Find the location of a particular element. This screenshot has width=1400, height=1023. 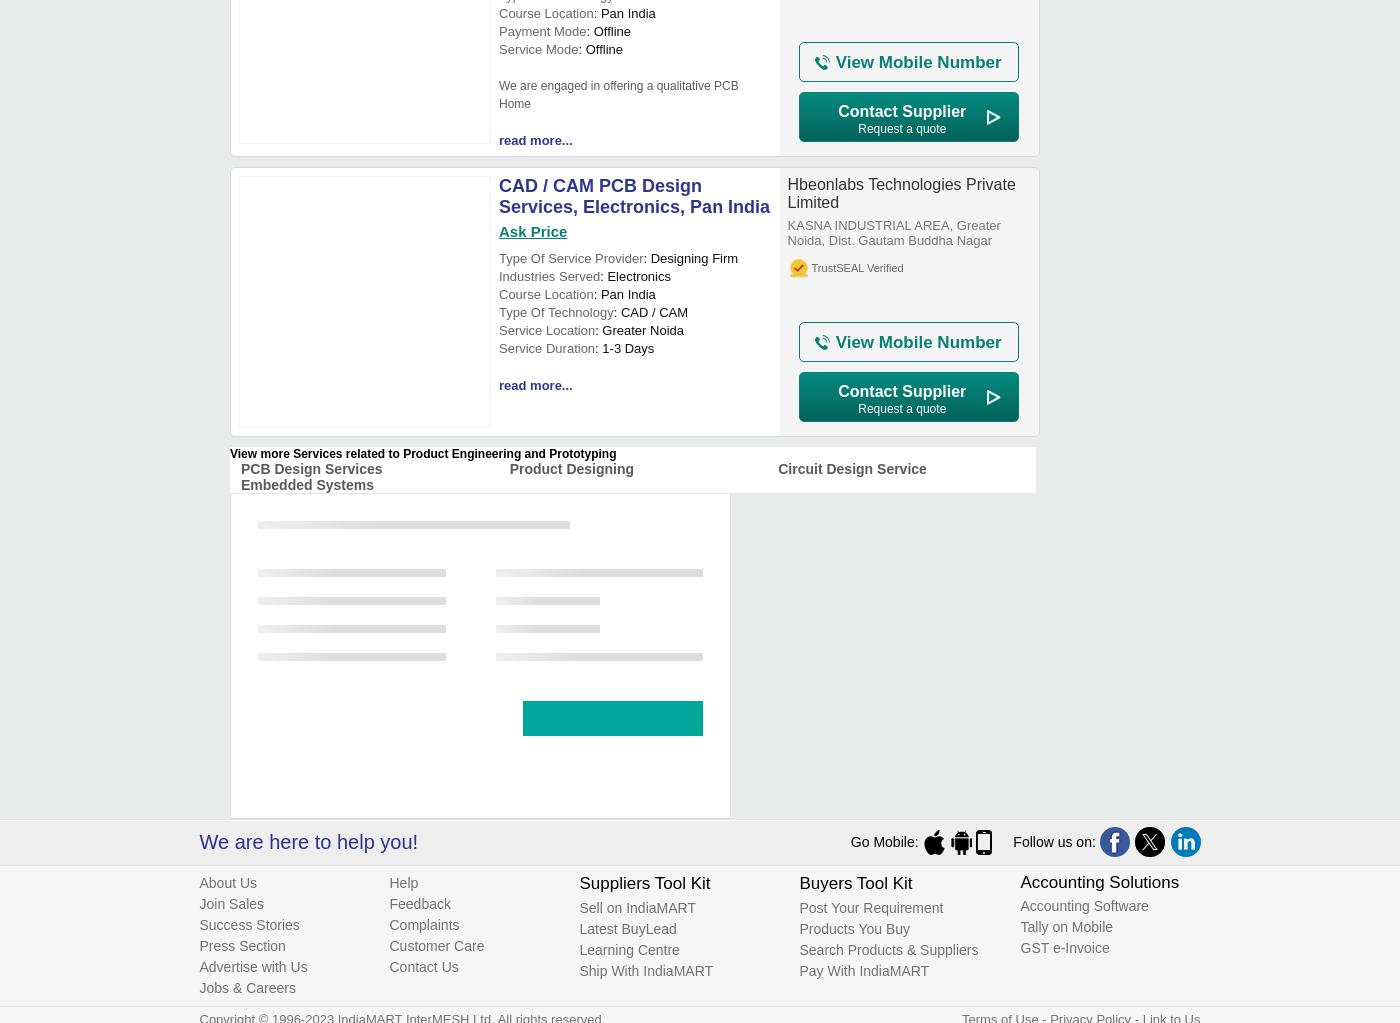

':  Designing Firm' is located at coordinates (690, 258).